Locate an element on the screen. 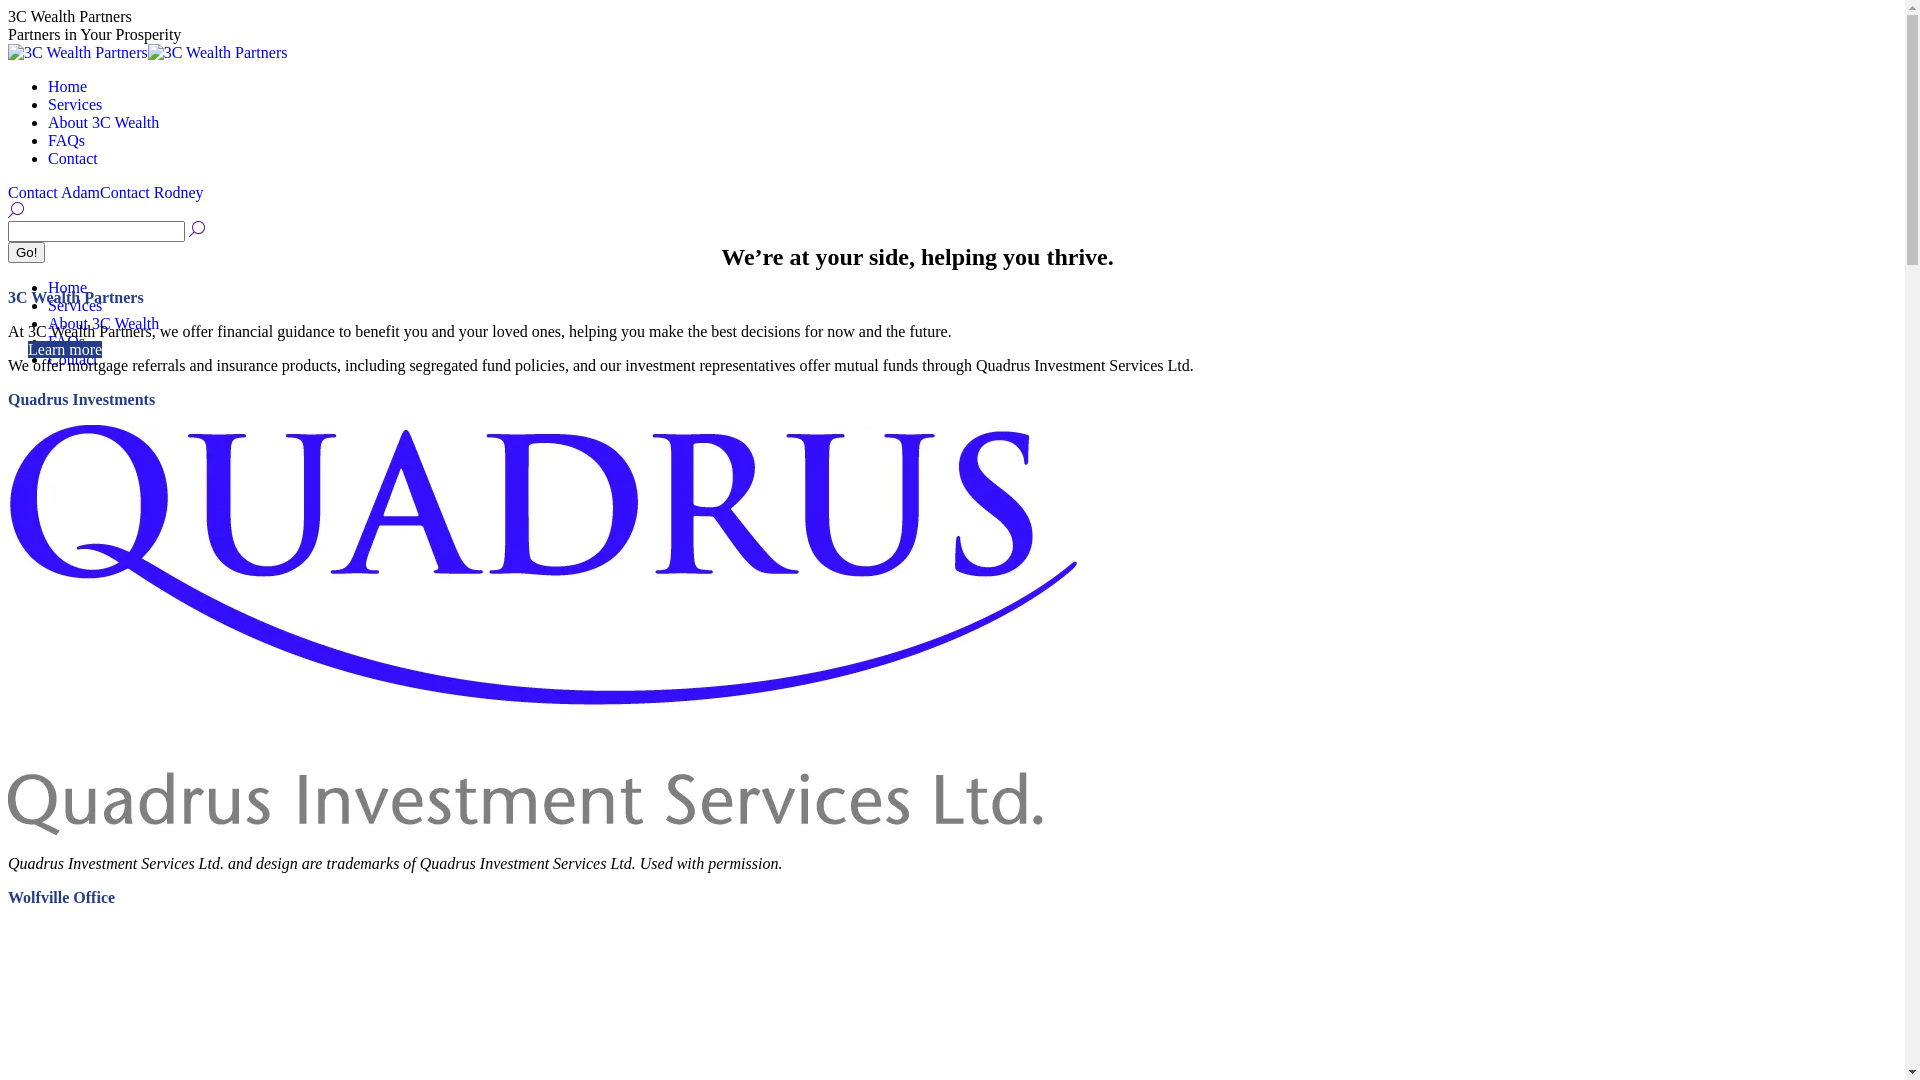 The image size is (1920, 1080). 'Contact Rodney' is located at coordinates (151, 192).